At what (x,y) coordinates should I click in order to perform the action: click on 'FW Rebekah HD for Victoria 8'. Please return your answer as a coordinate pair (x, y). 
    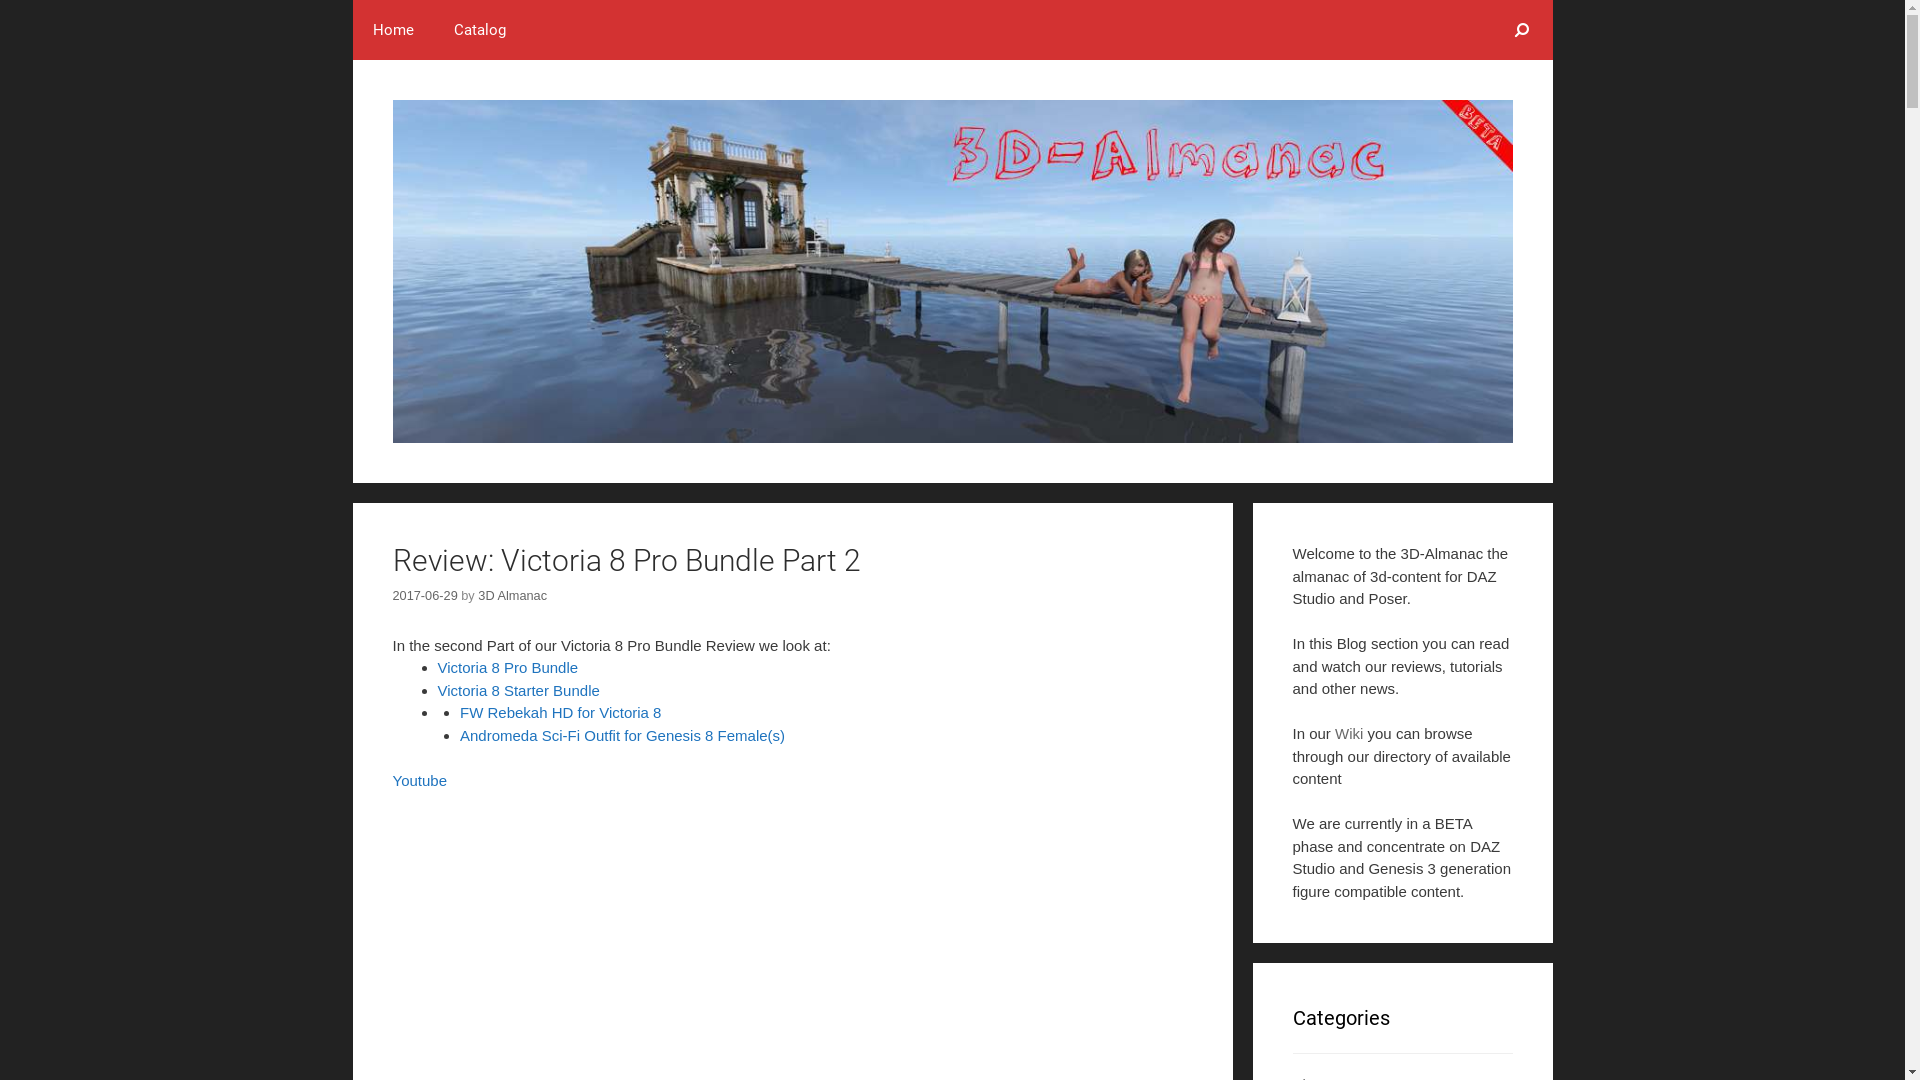
    Looking at the image, I should click on (560, 711).